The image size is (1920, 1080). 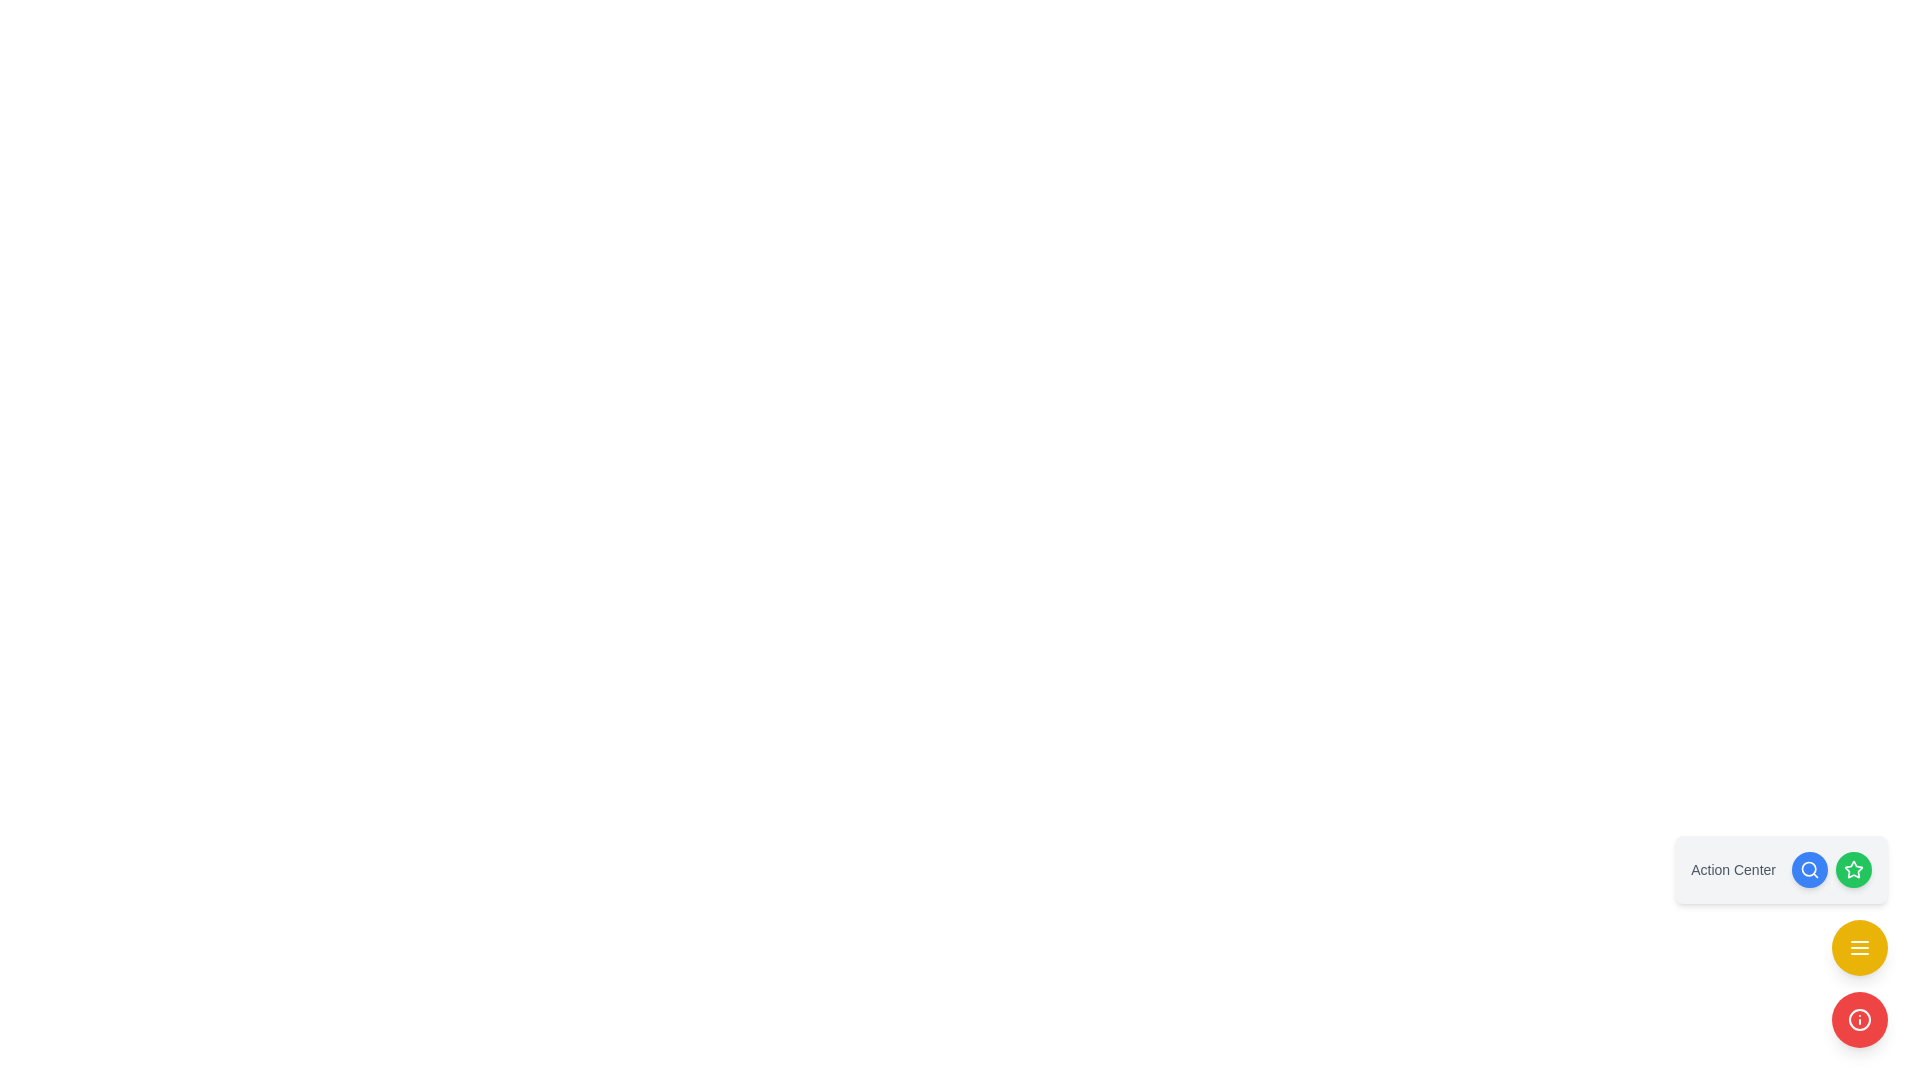 I want to click on the interactive information button located at the bottom-right corner of the interface, so click(x=1859, y=1019).